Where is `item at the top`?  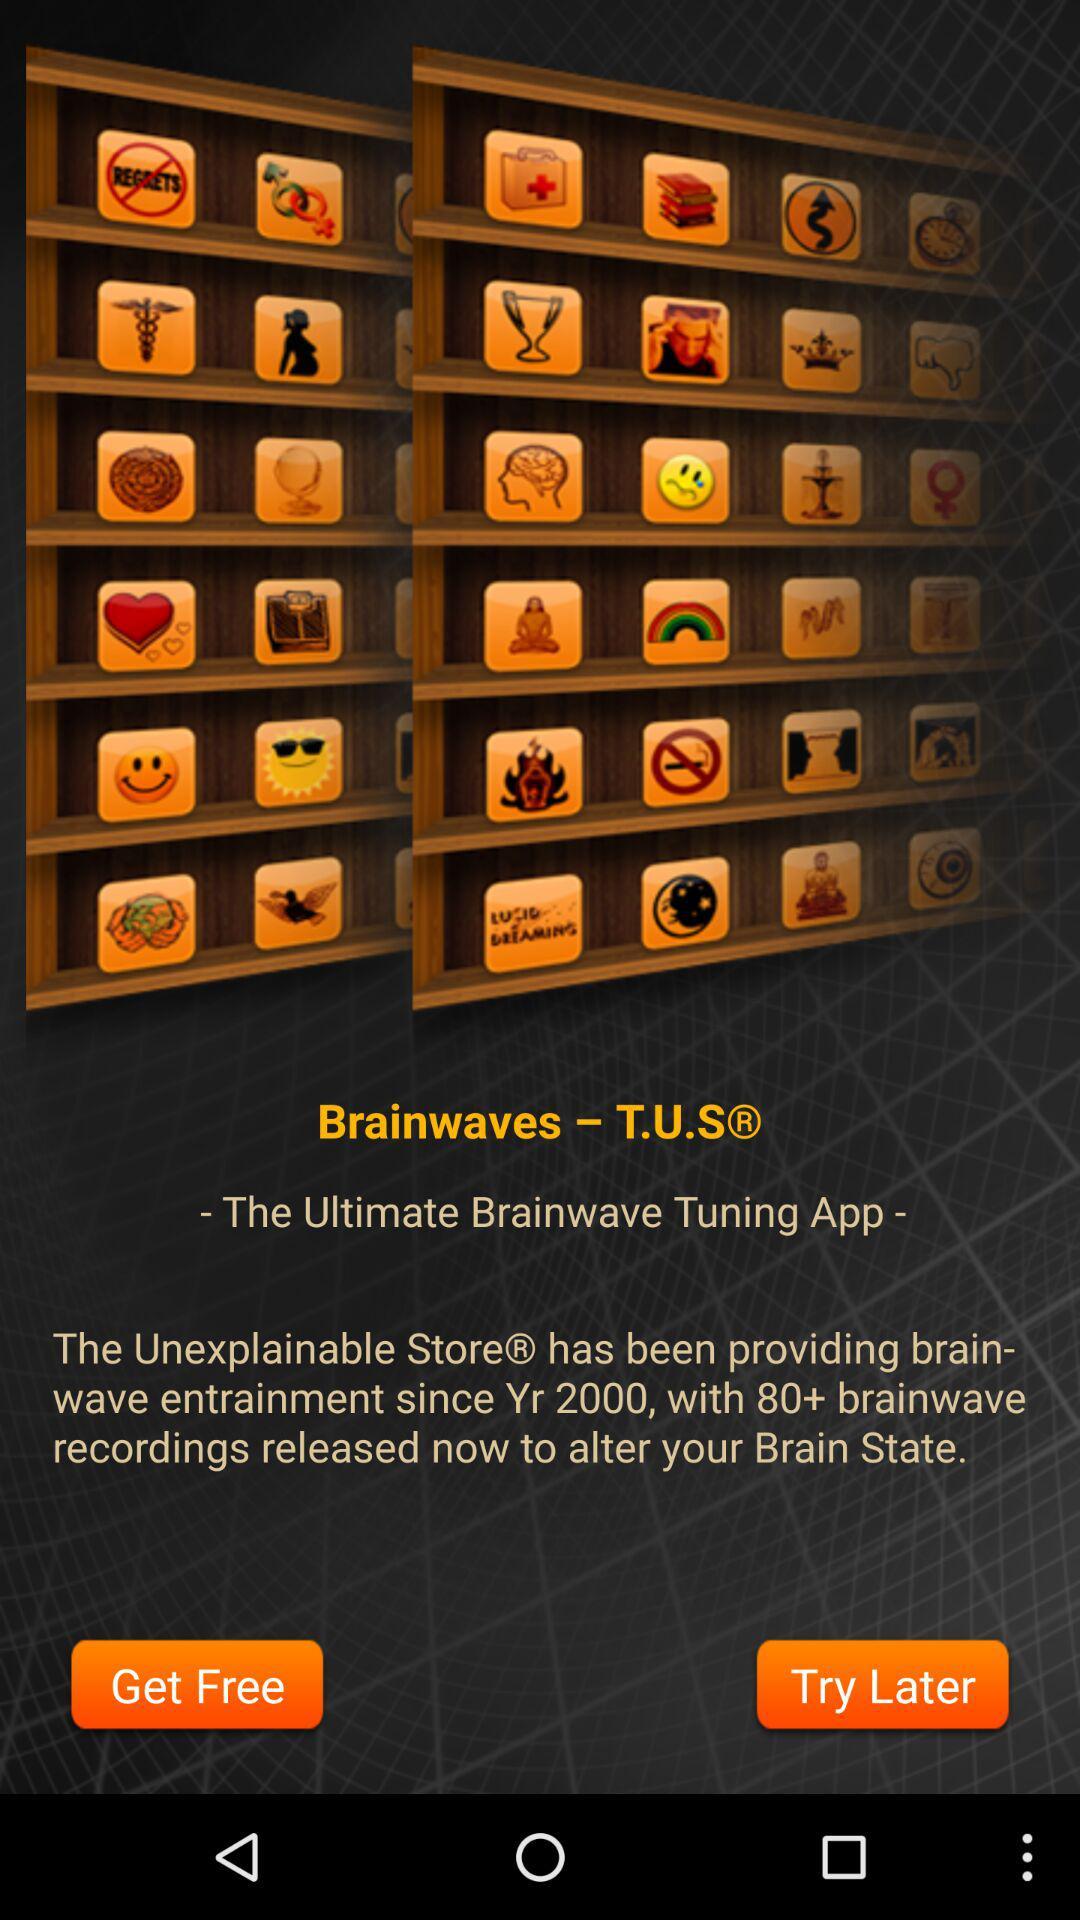 item at the top is located at coordinates (540, 557).